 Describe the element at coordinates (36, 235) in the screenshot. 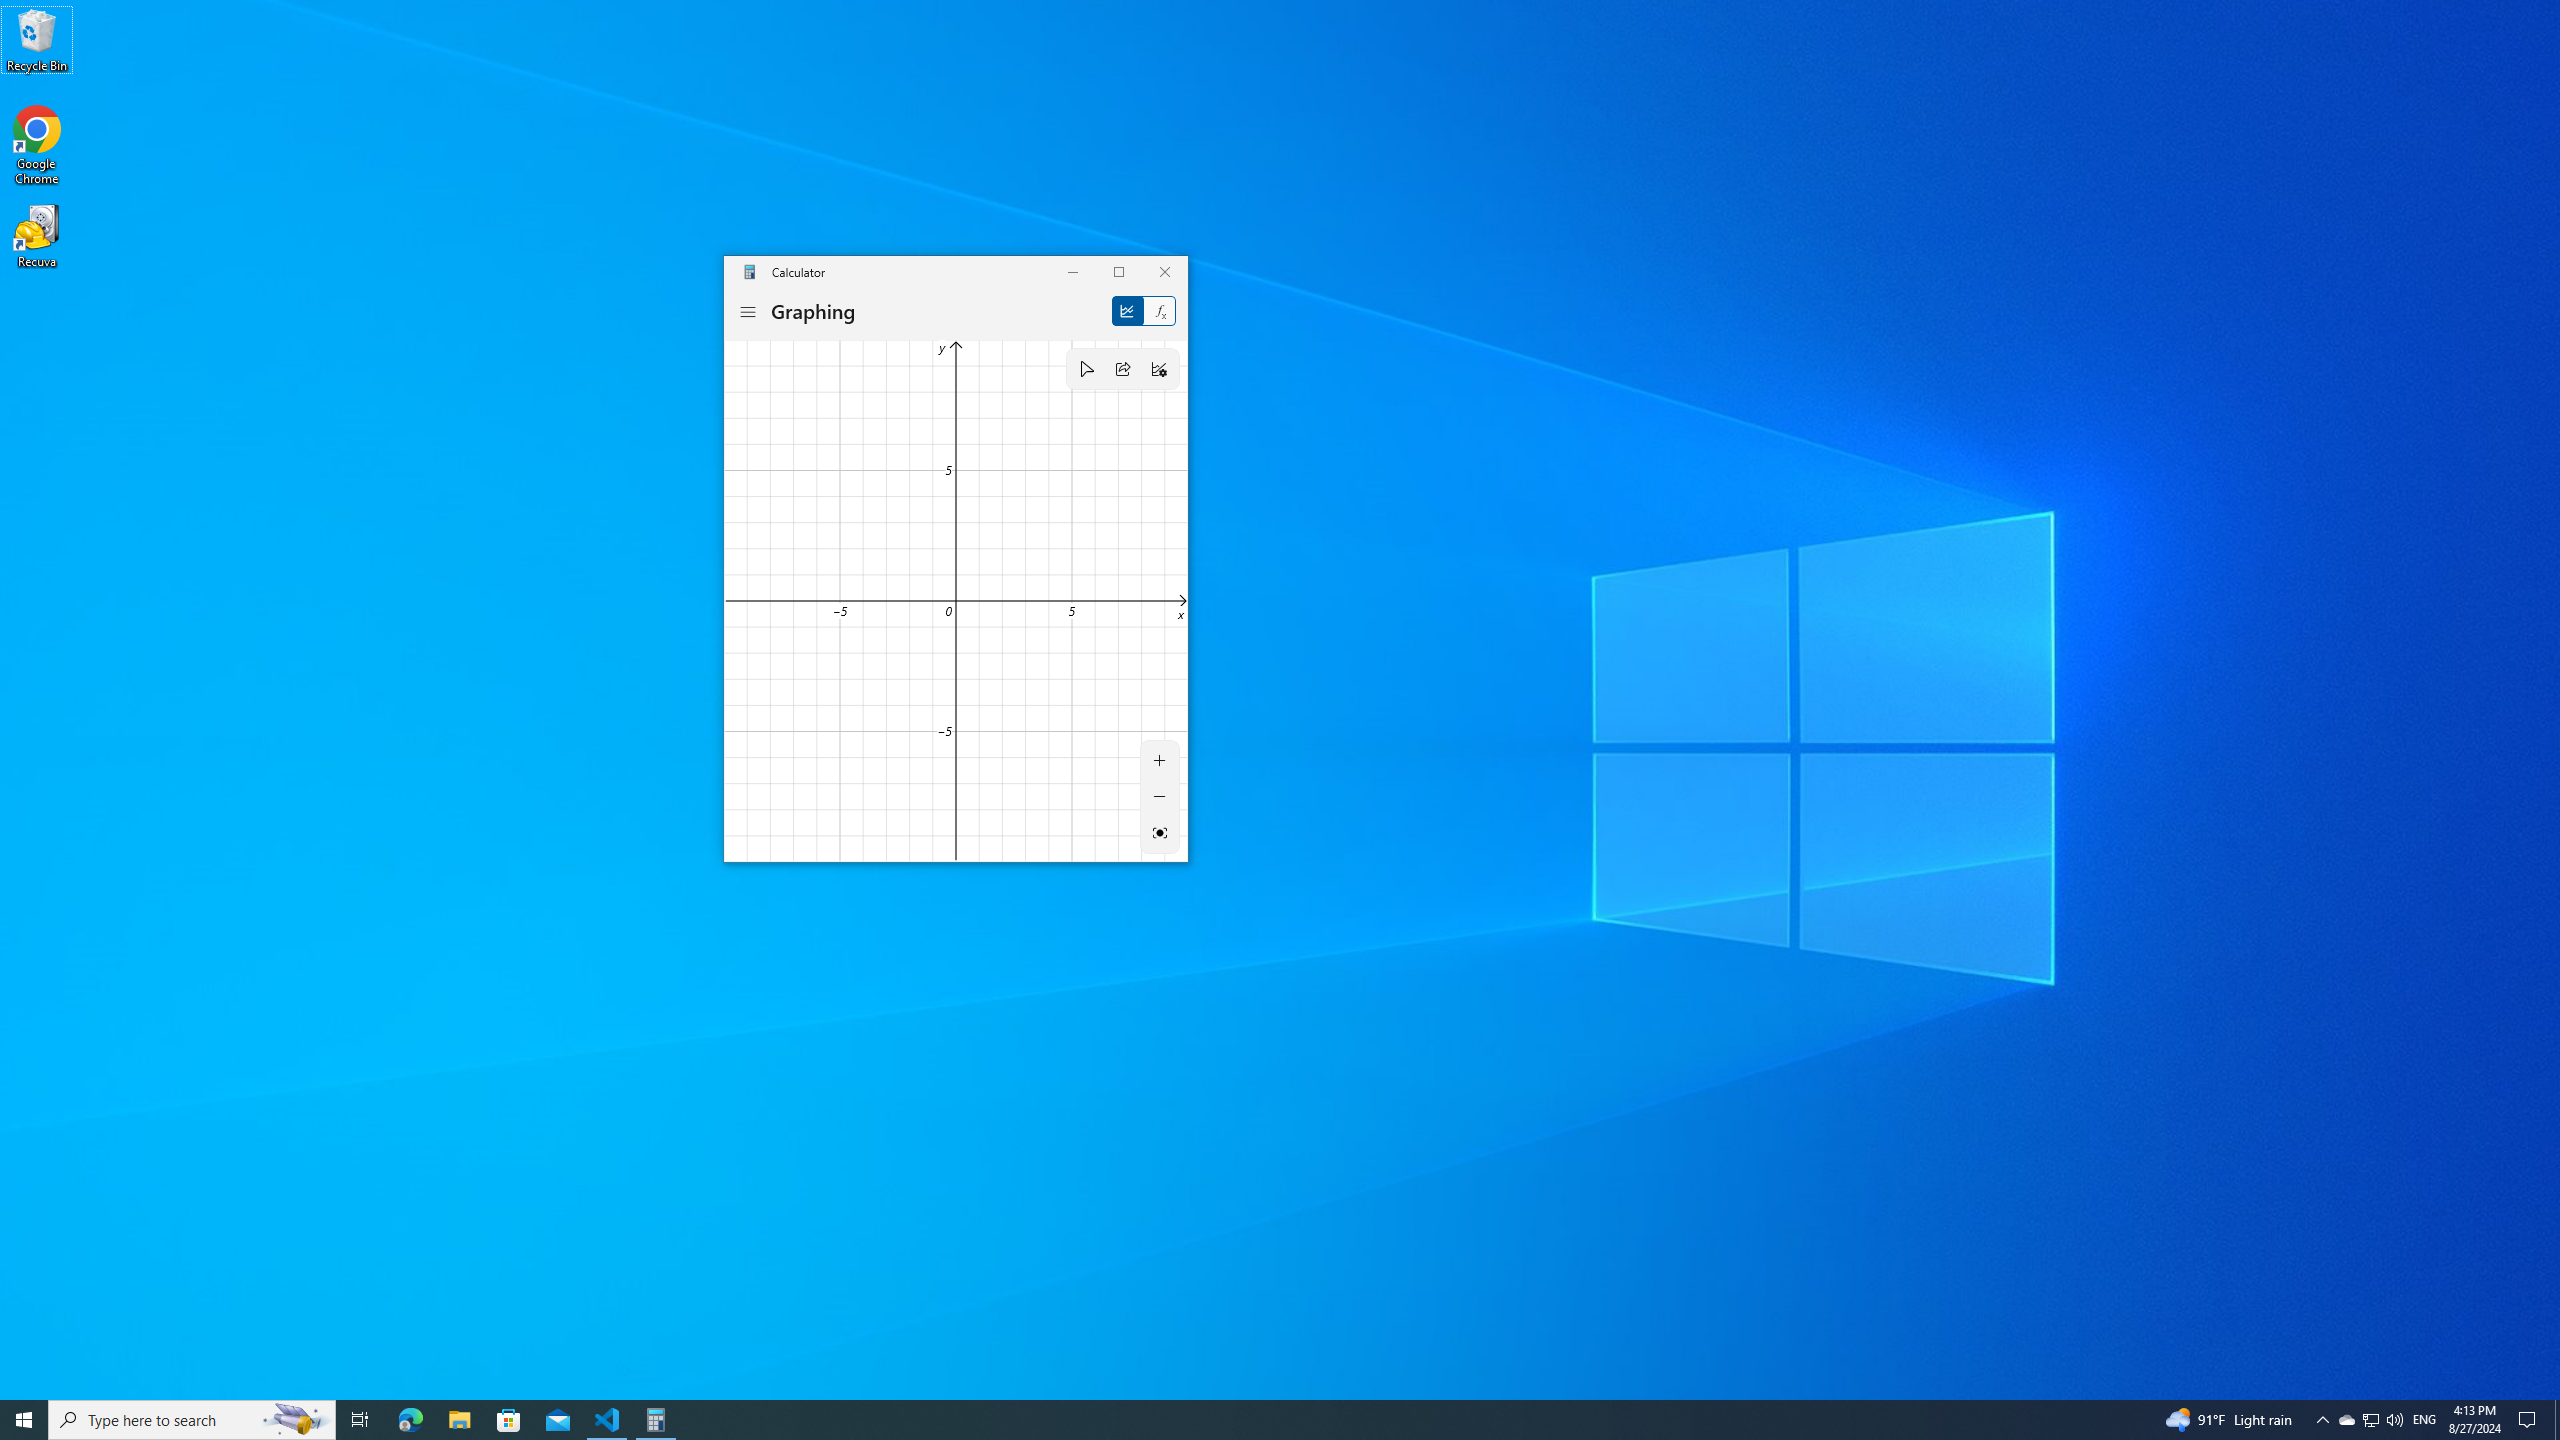

I see `'Recuva'` at that location.